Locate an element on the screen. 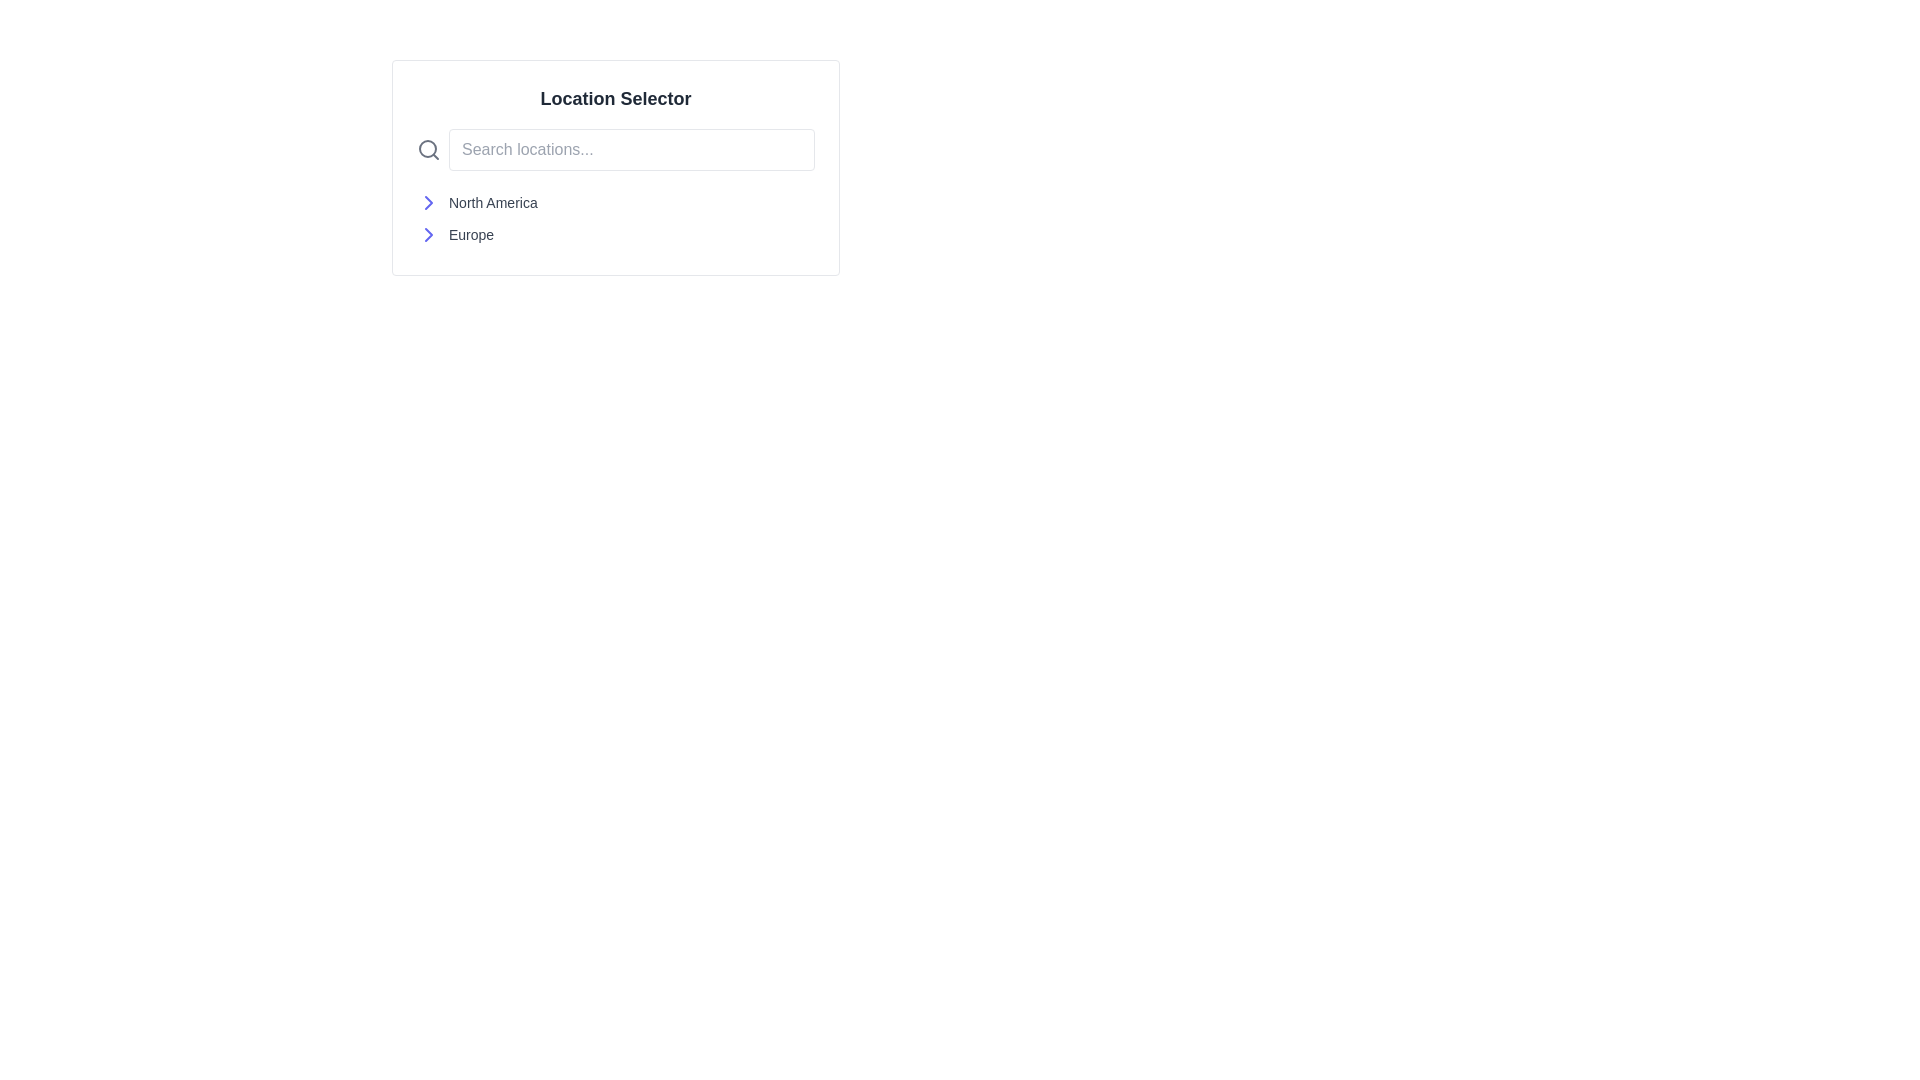 This screenshot has width=1920, height=1080. the selectable location option for 'Europe' in the second row of the 'Location Selector' interface is located at coordinates (614, 234).